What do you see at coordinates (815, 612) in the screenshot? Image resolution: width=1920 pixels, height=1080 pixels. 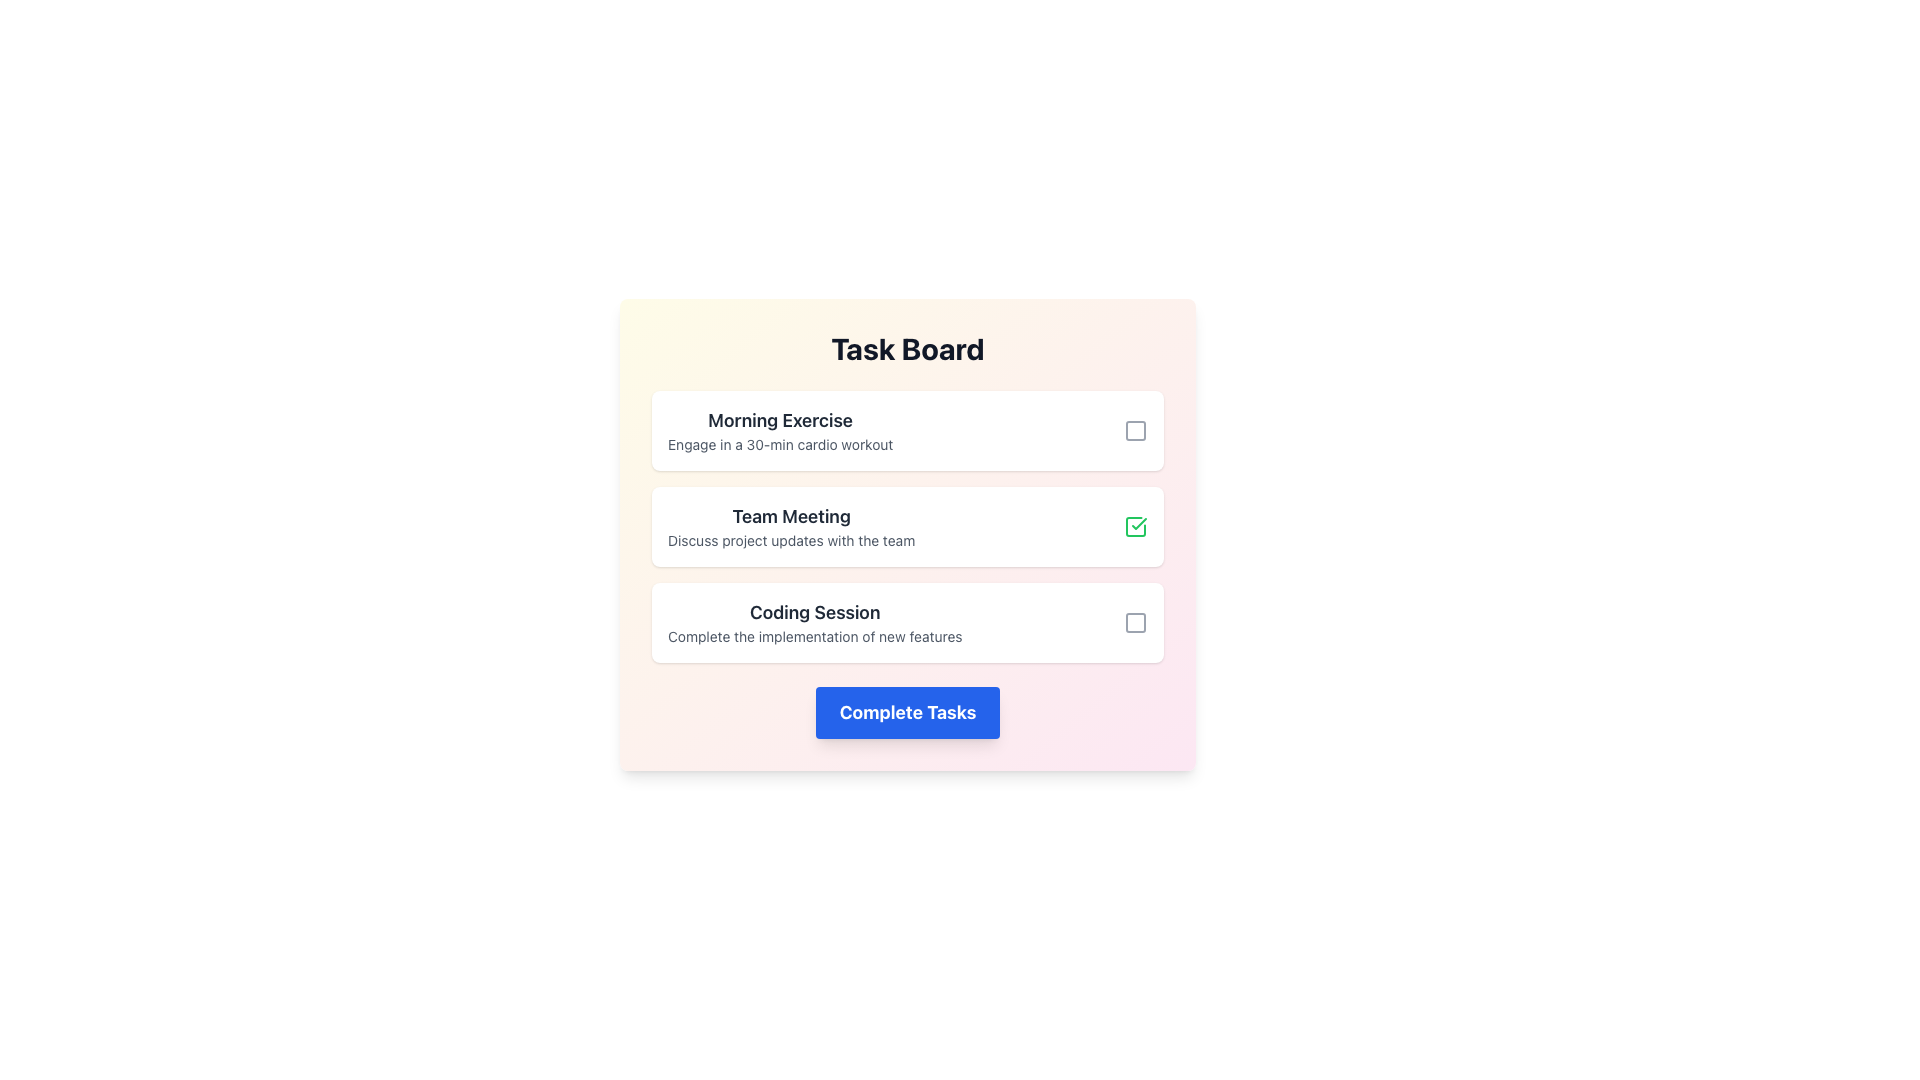 I see `the text label displaying the title 'Coding Session' within the third task entry of the vertical task list` at bounding box center [815, 612].